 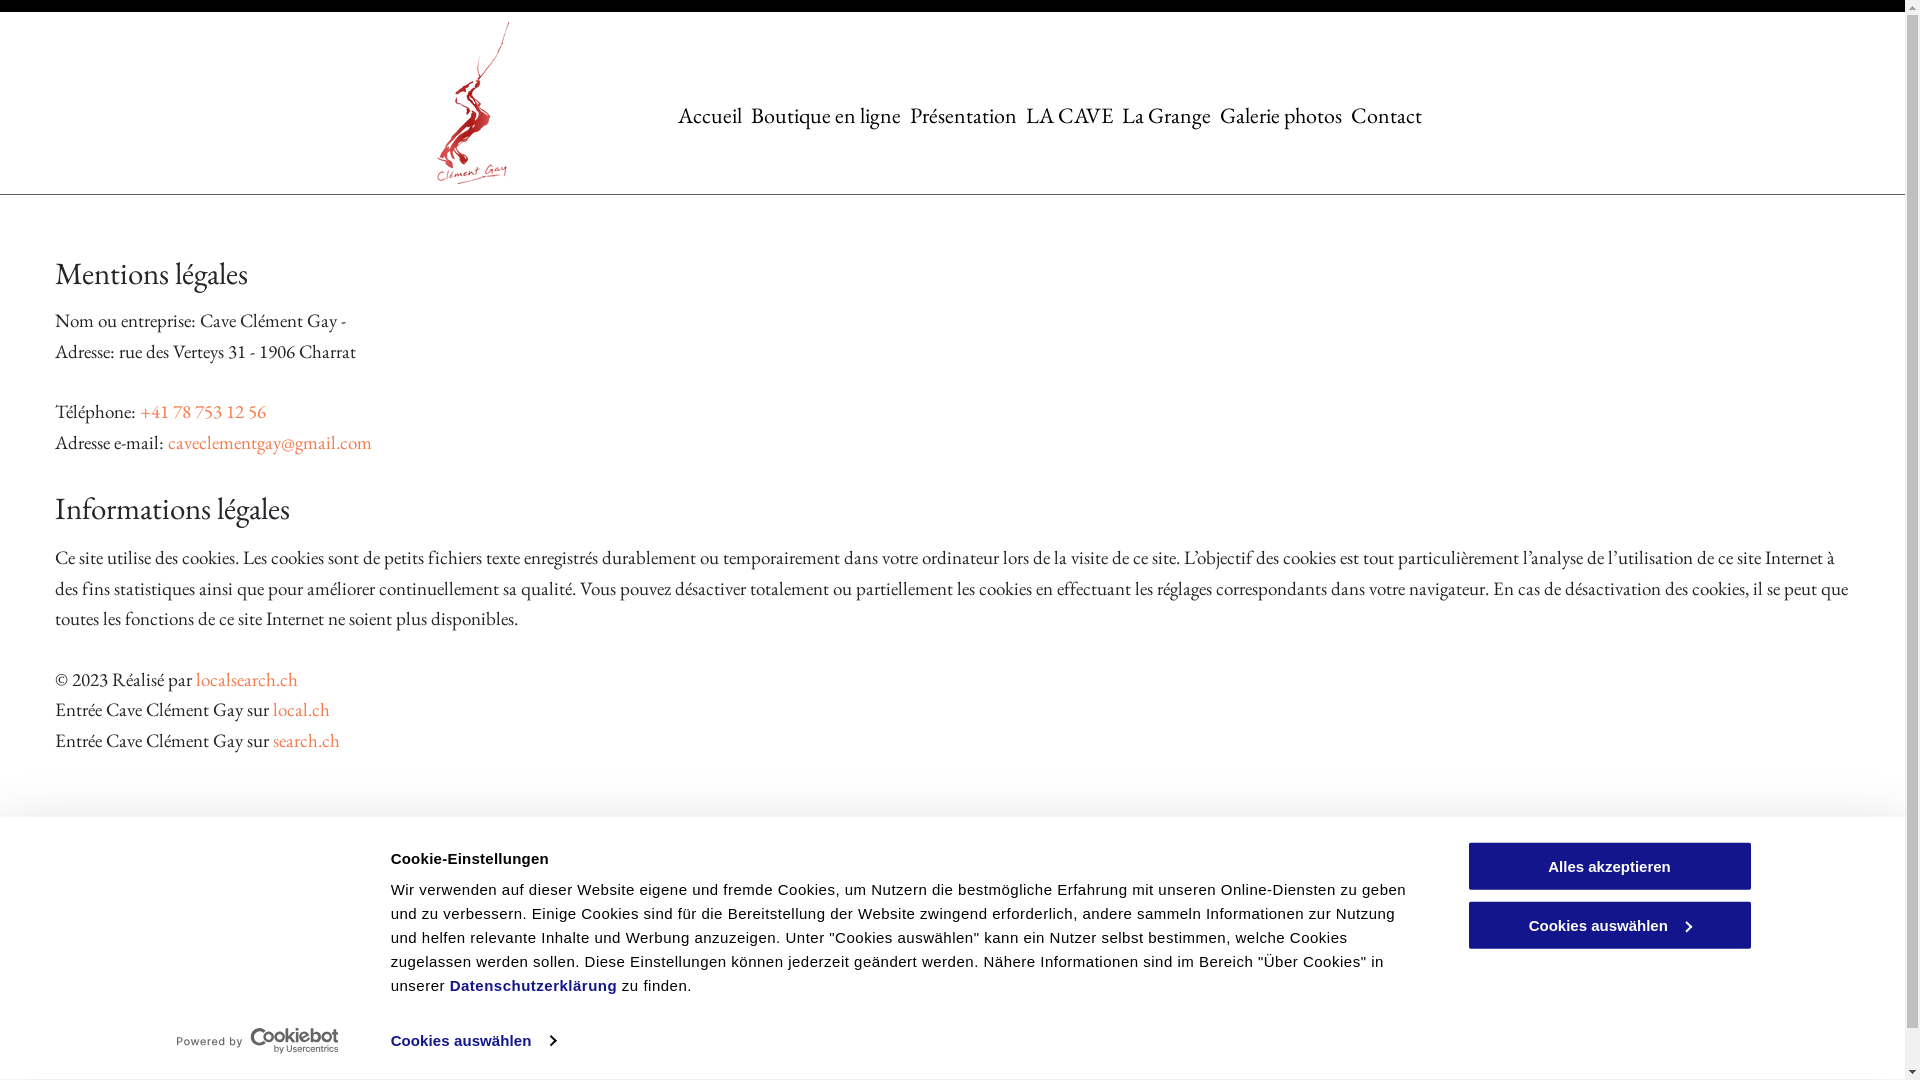 I want to click on 'caveclementgay@gmail.com', so click(x=758, y=954).